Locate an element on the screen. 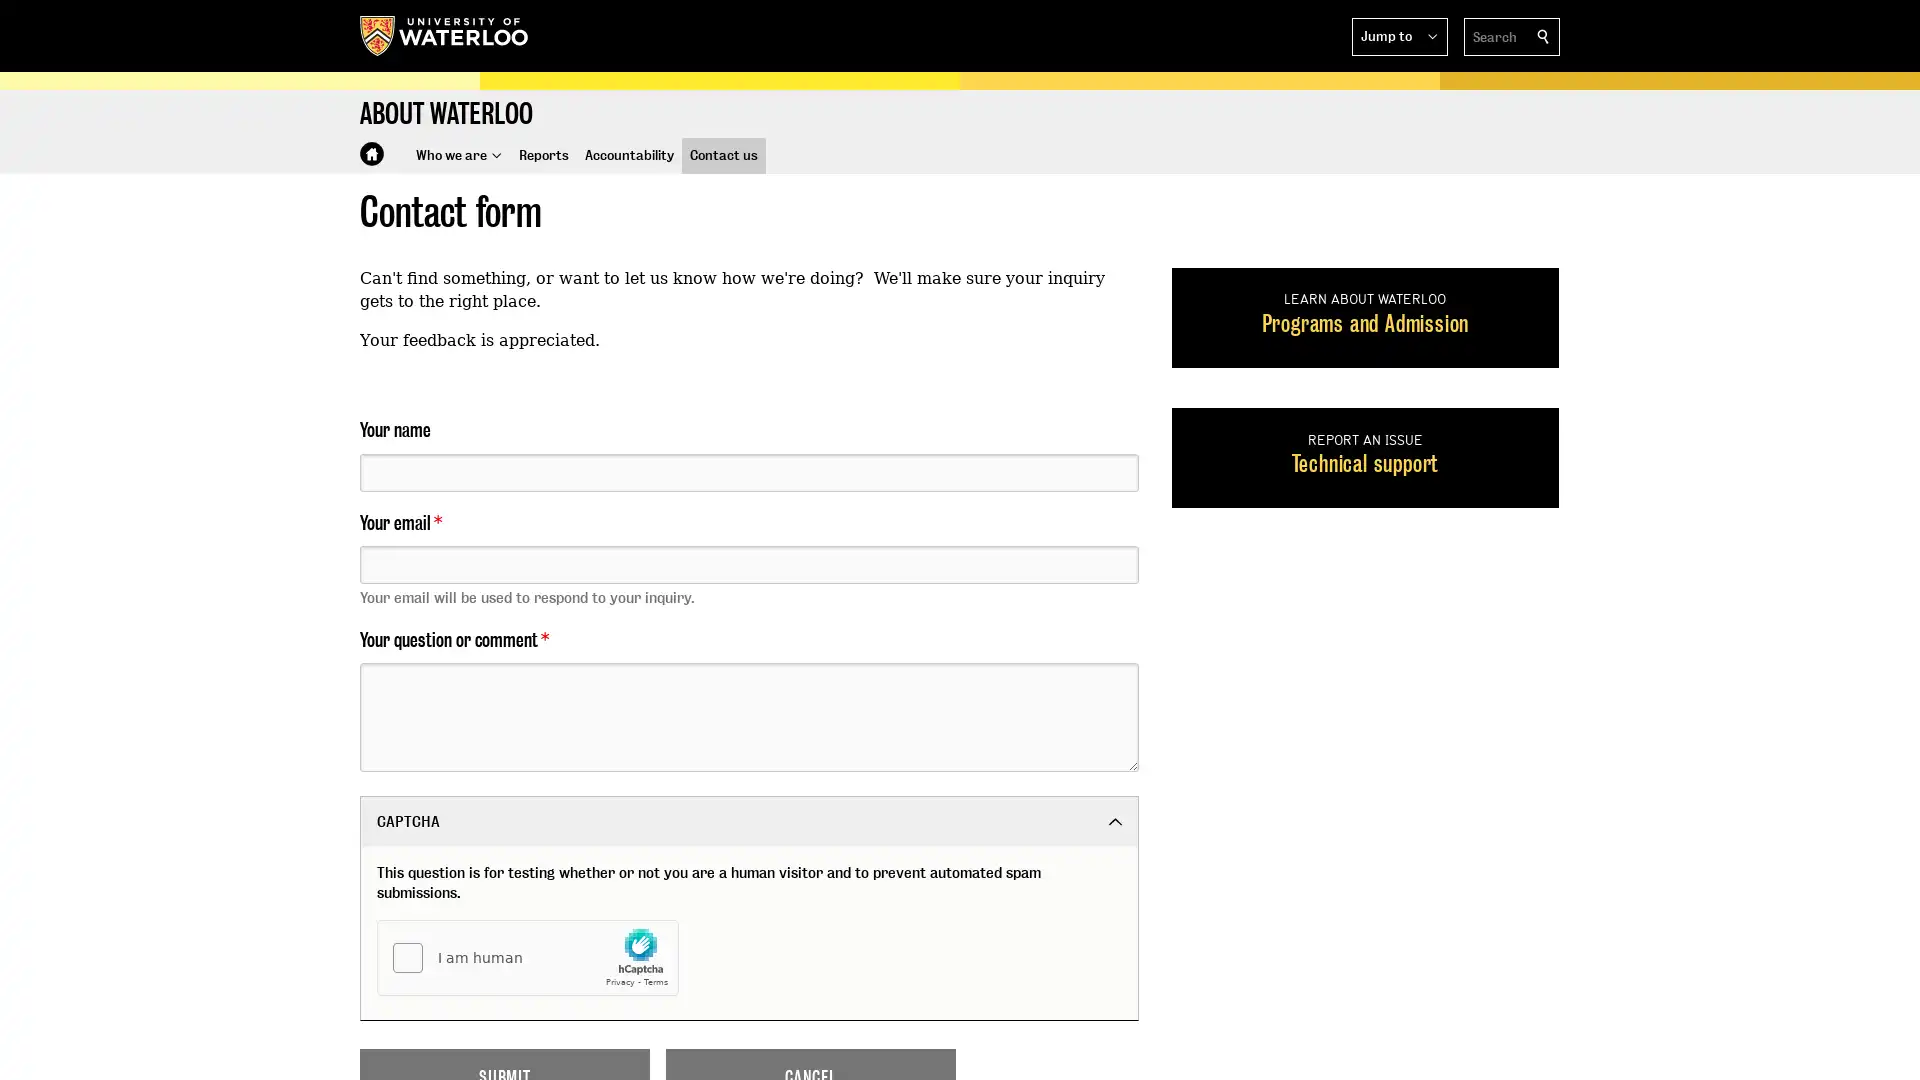  CAPTCHA is located at coordinates (747, 821).